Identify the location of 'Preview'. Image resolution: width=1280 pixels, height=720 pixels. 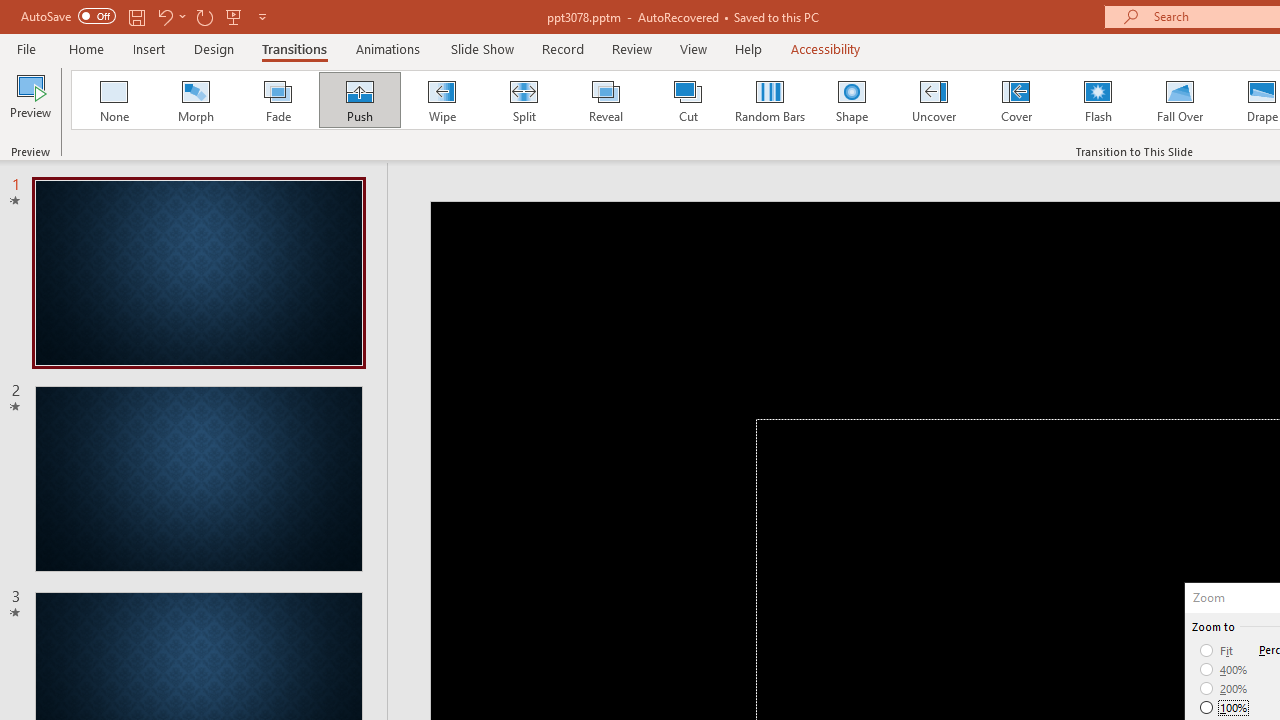
(30, 103).